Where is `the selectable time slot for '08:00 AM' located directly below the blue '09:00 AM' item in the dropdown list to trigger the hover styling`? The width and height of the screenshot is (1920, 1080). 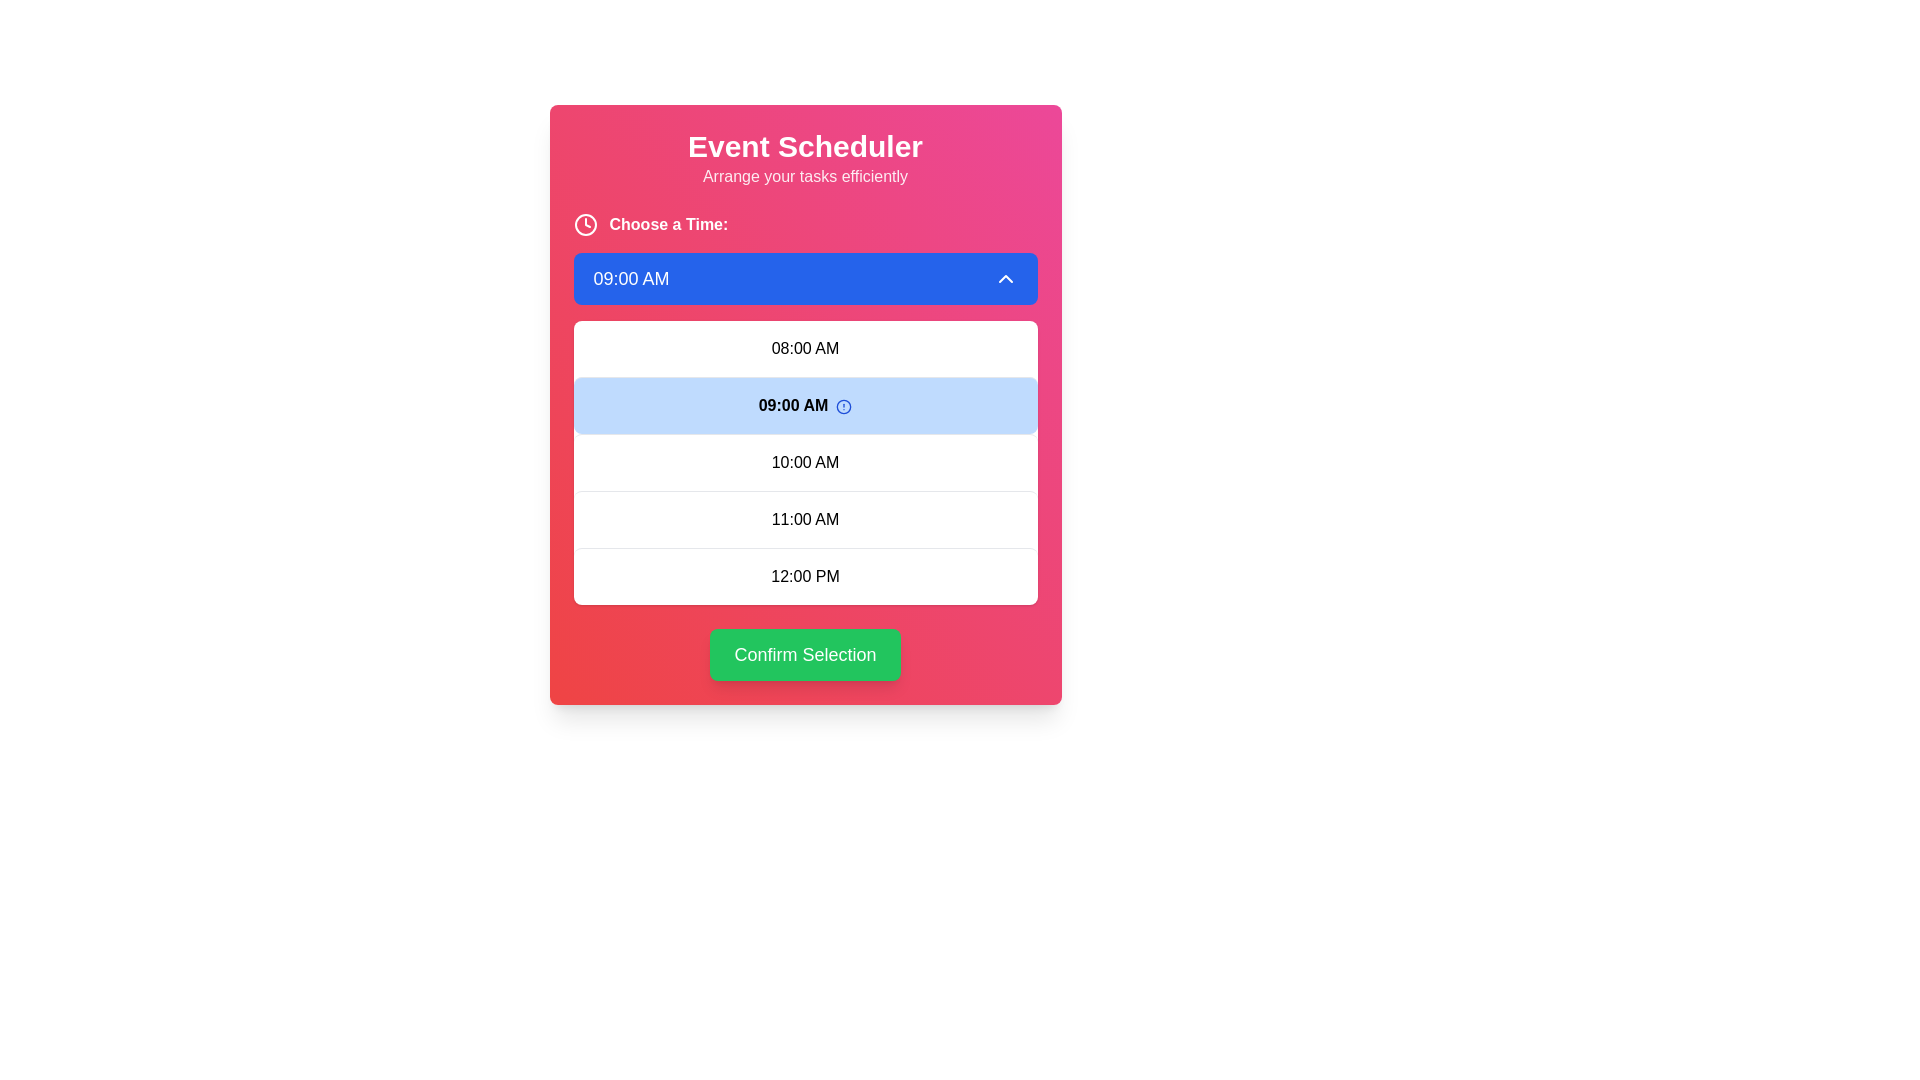
the selectable time slot for '08:00 AM' located directly below the blue '09:00 AM' item in the dropdown list to trigger the hover styling is located at coordinates (805, 347).